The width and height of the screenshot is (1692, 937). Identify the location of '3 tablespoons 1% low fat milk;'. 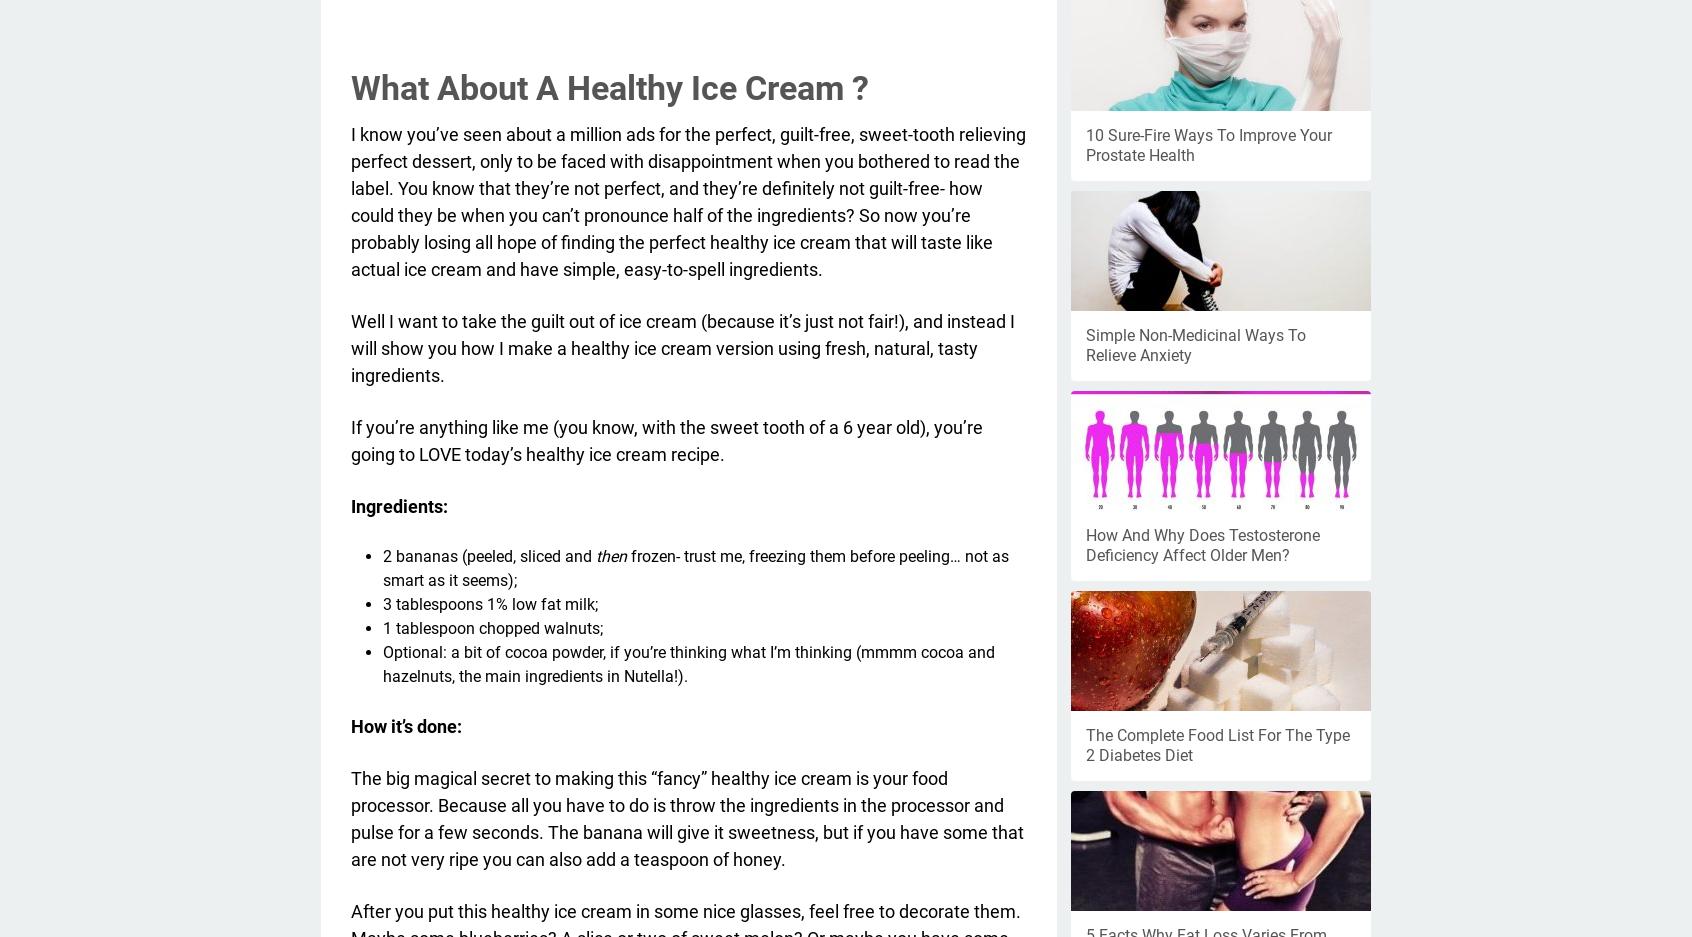
(489, 602).